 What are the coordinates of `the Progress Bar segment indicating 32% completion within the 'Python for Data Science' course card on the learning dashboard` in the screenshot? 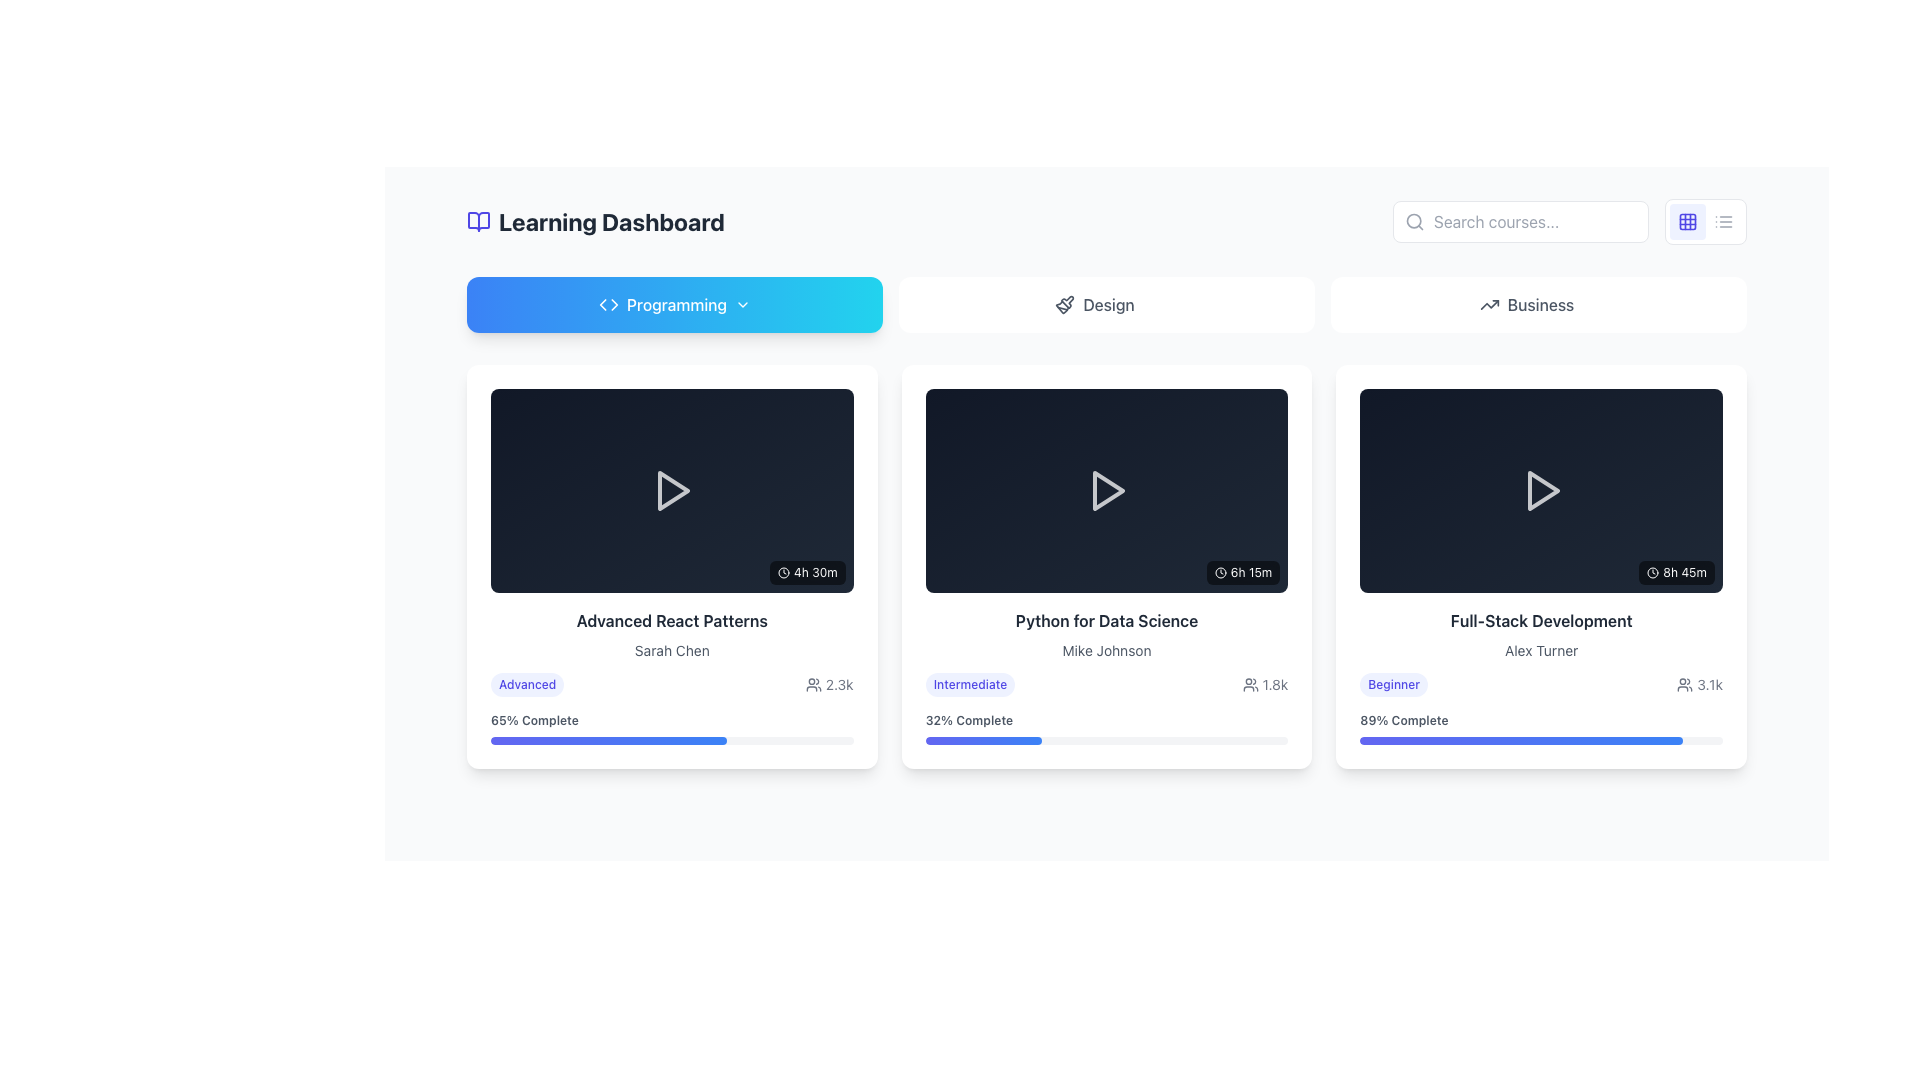 It's located at (983, 740).